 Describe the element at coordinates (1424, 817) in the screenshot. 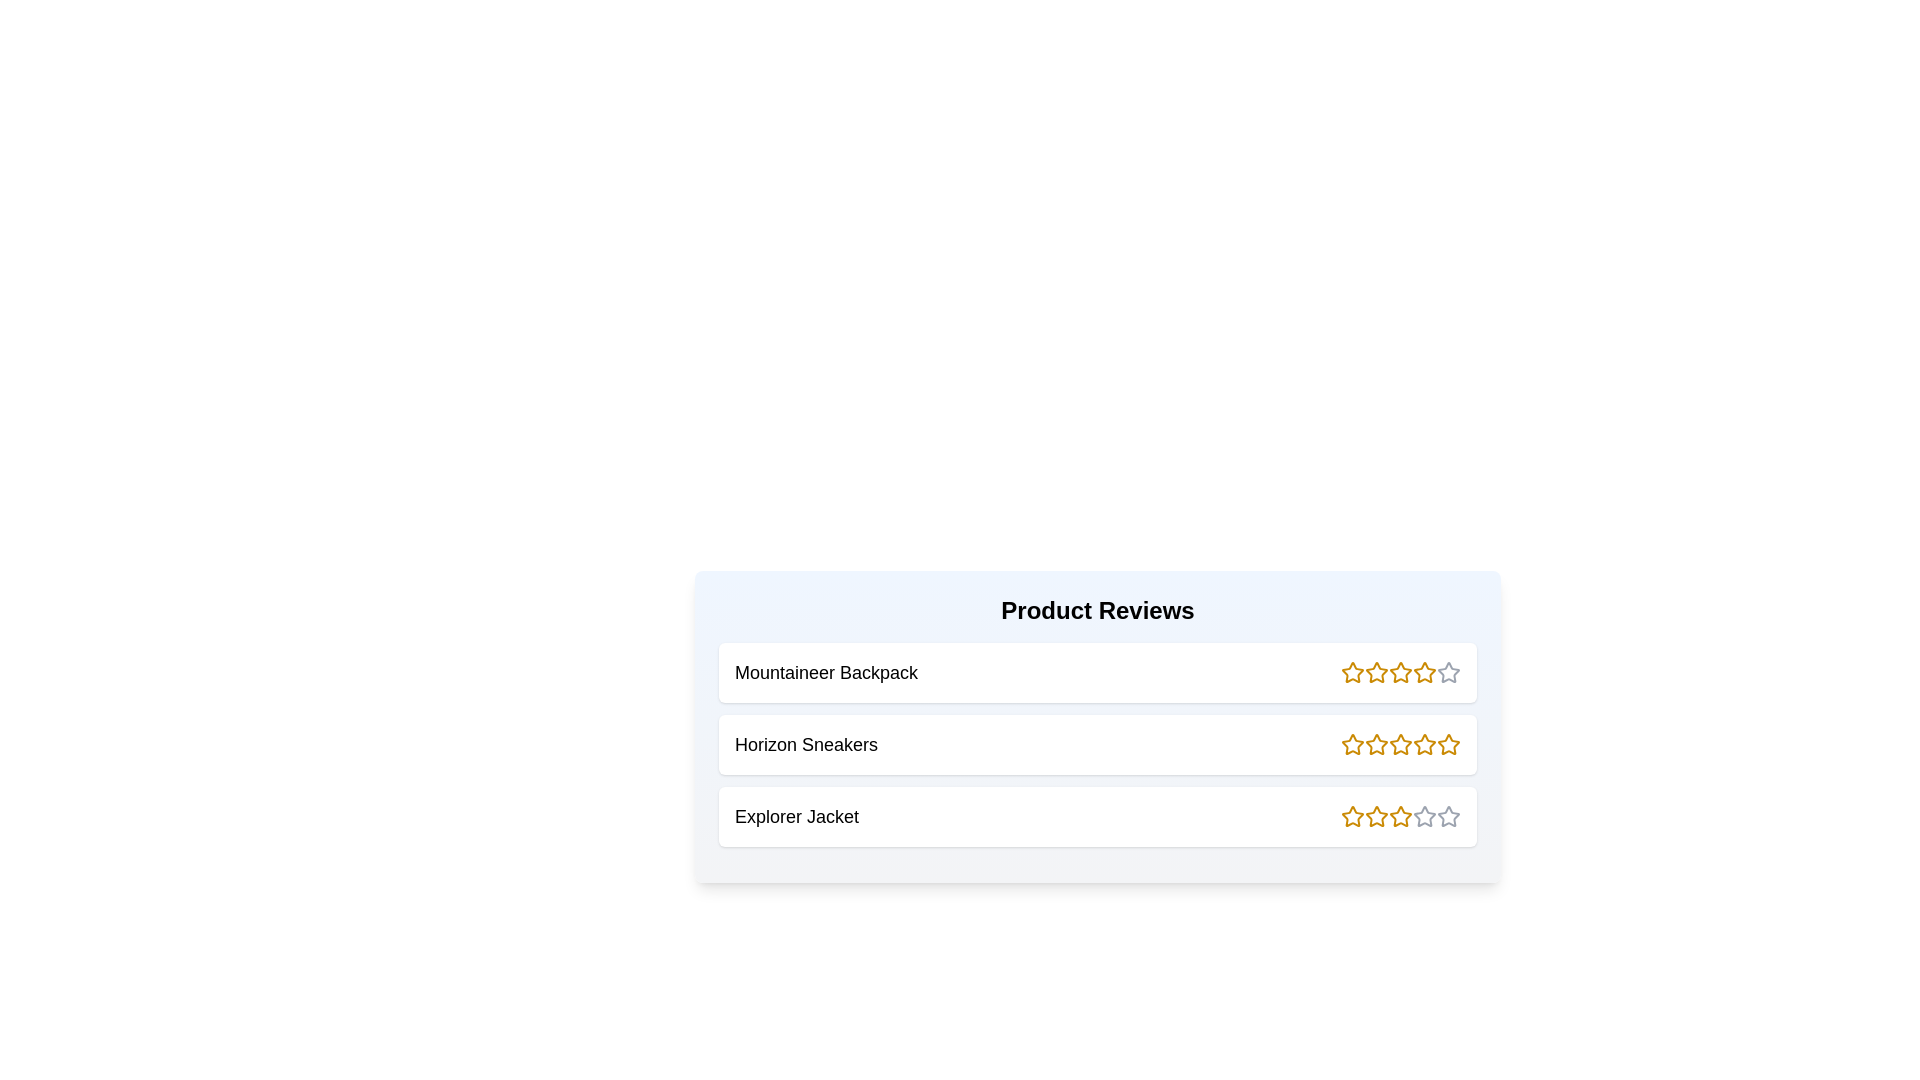

I see `the rating of a product to 4 stars by clicking the corresponding star icon for the product Explorer Jacket` at that location.